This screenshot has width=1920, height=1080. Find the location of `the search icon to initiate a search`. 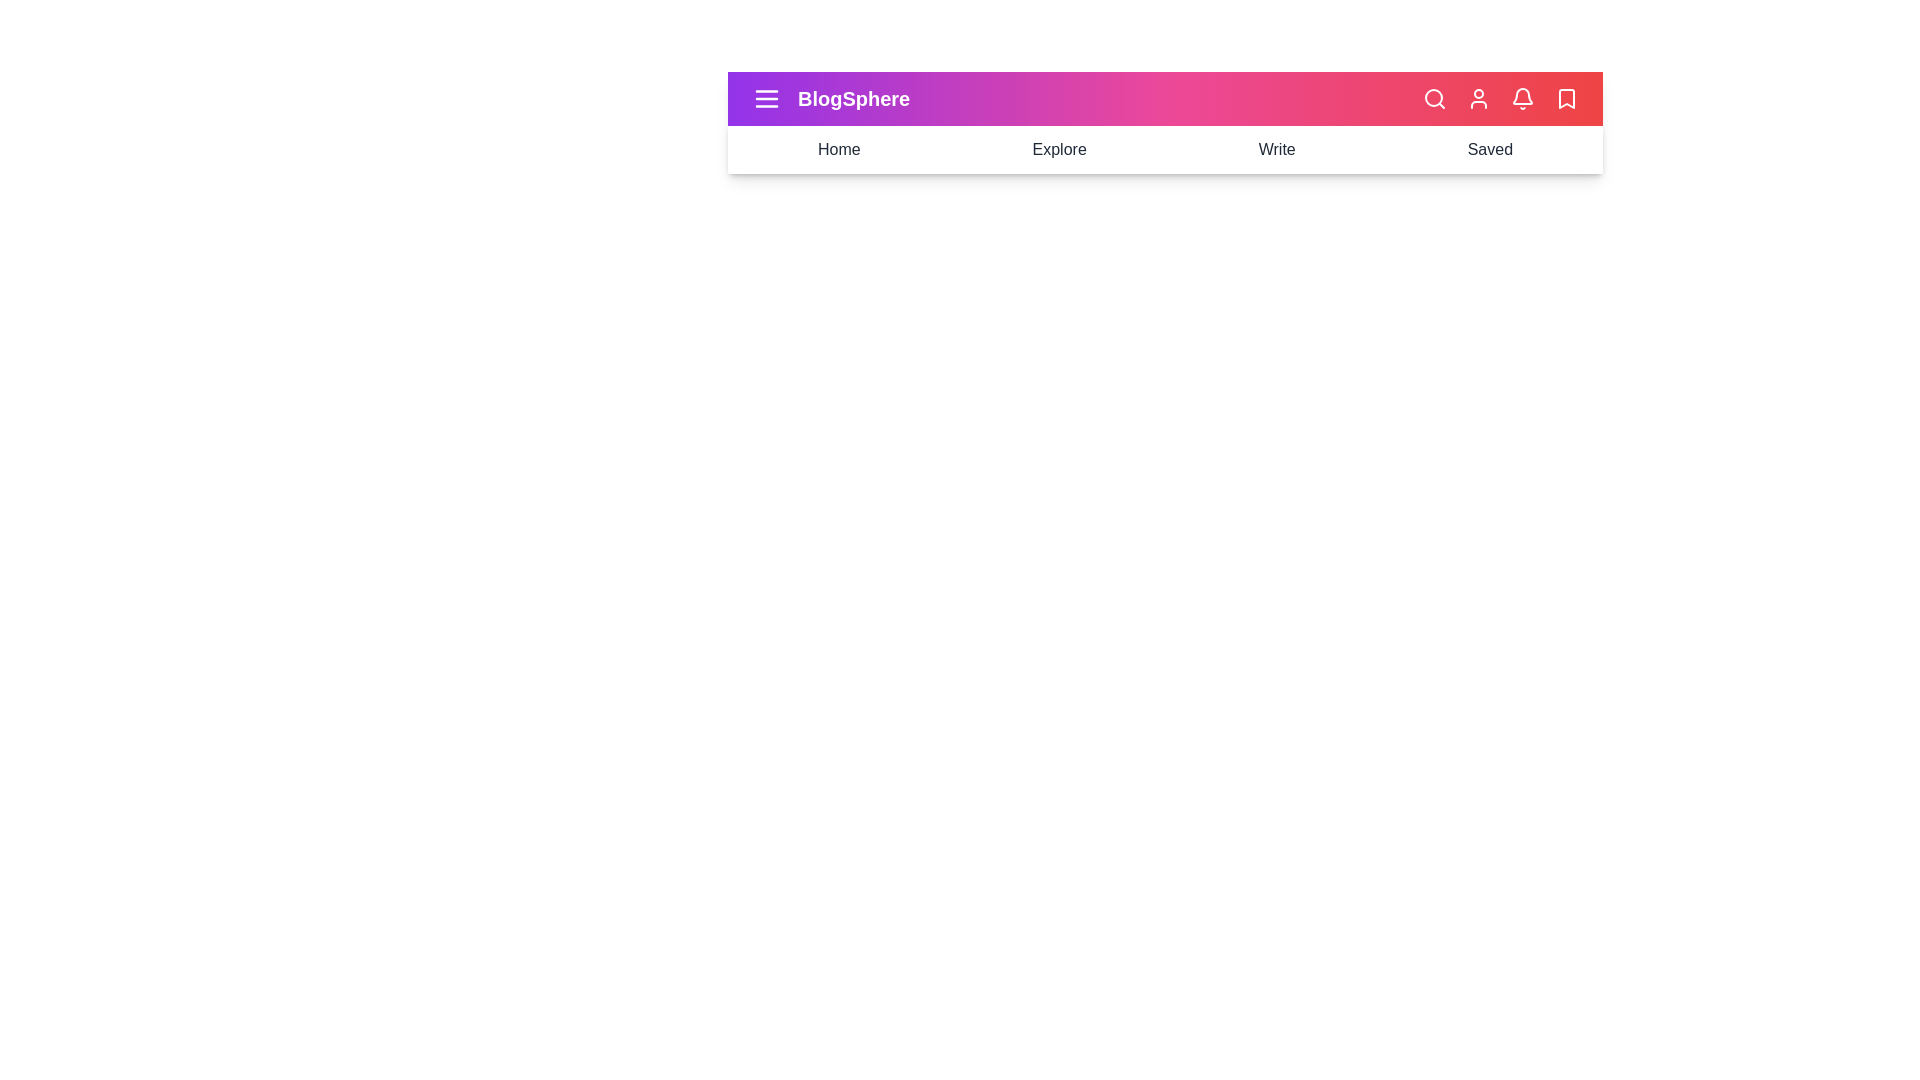

the search icon to initiate a search is located at coordinates (1434, 99).